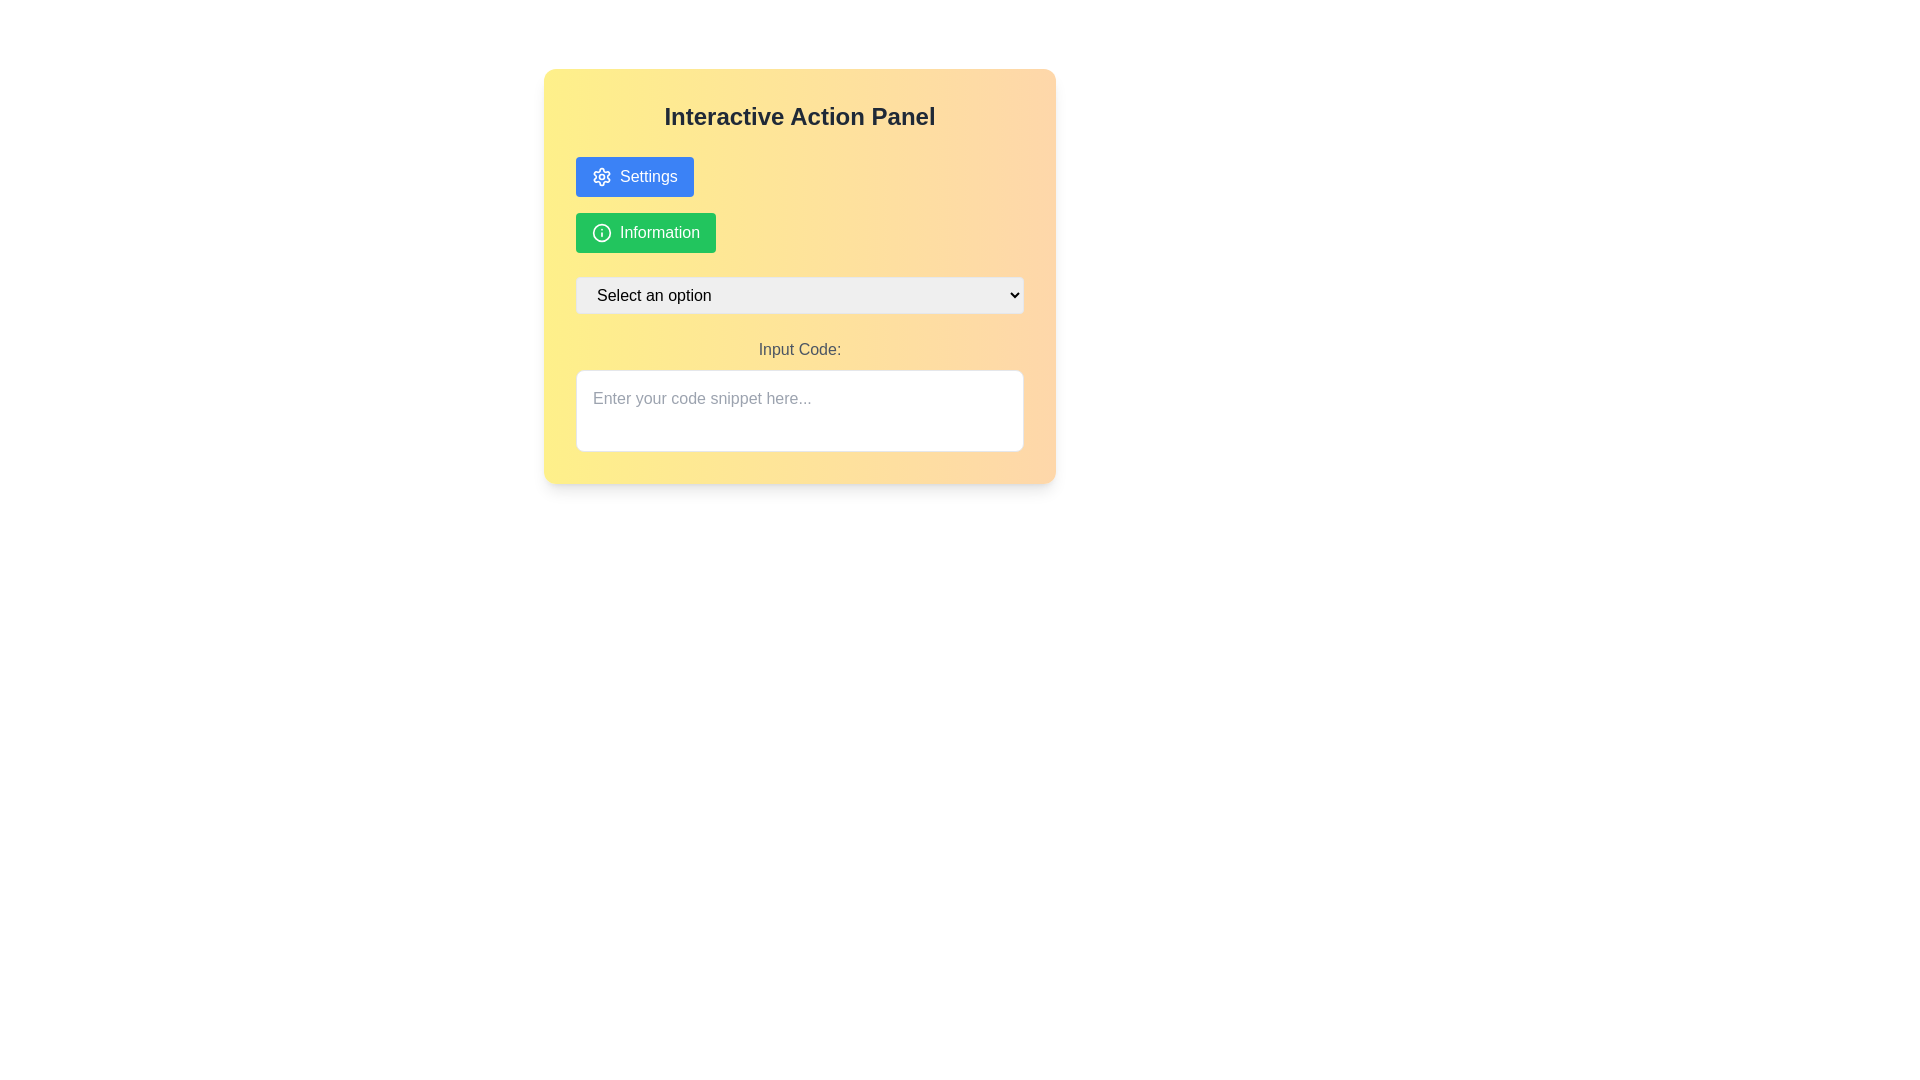  What do you see at coordinates (800, 349) in the screenshot?
I see `the Text label that serves as a description for the input field below, located centrally in the interface above the interactive text input field` at bounding box center [800, 349].